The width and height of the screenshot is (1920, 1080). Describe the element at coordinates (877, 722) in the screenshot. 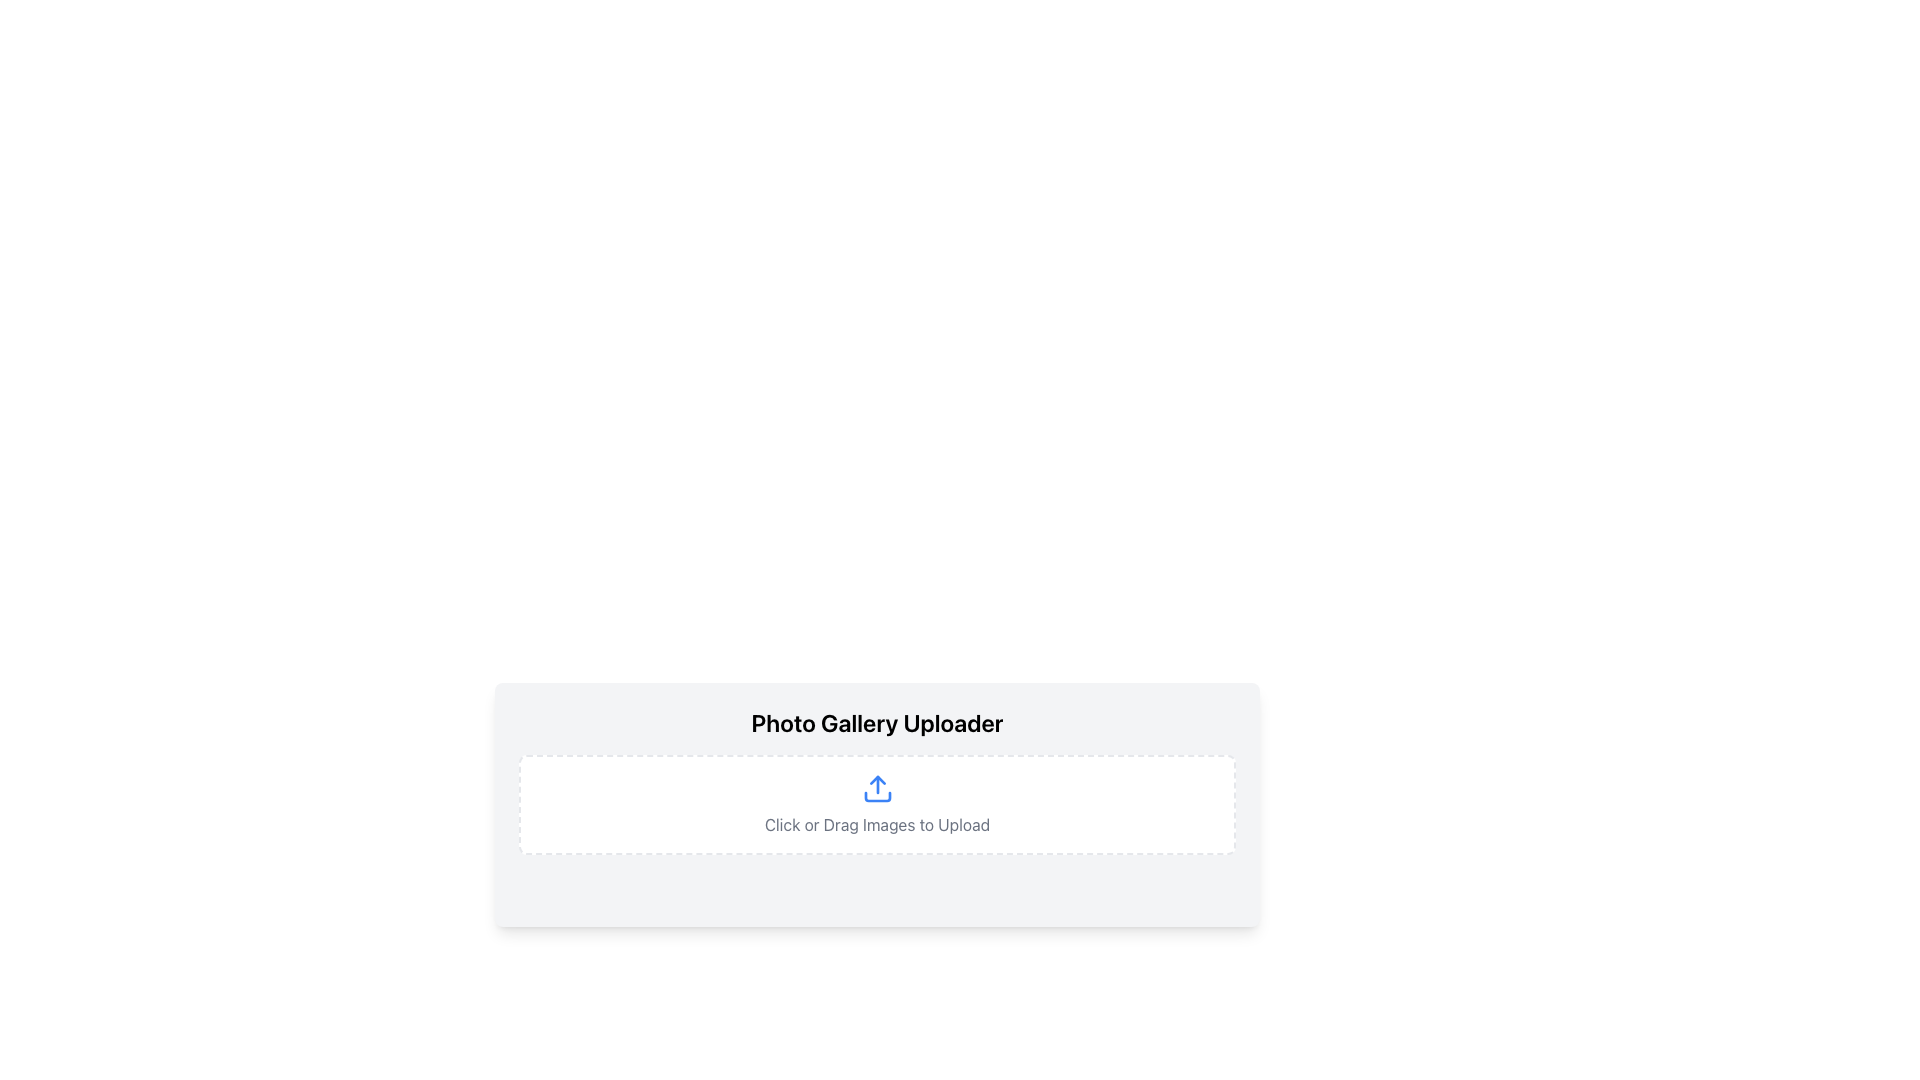

I see `centered title text 'Photo Gallery Uploader' located at the top of the content box` at that location.